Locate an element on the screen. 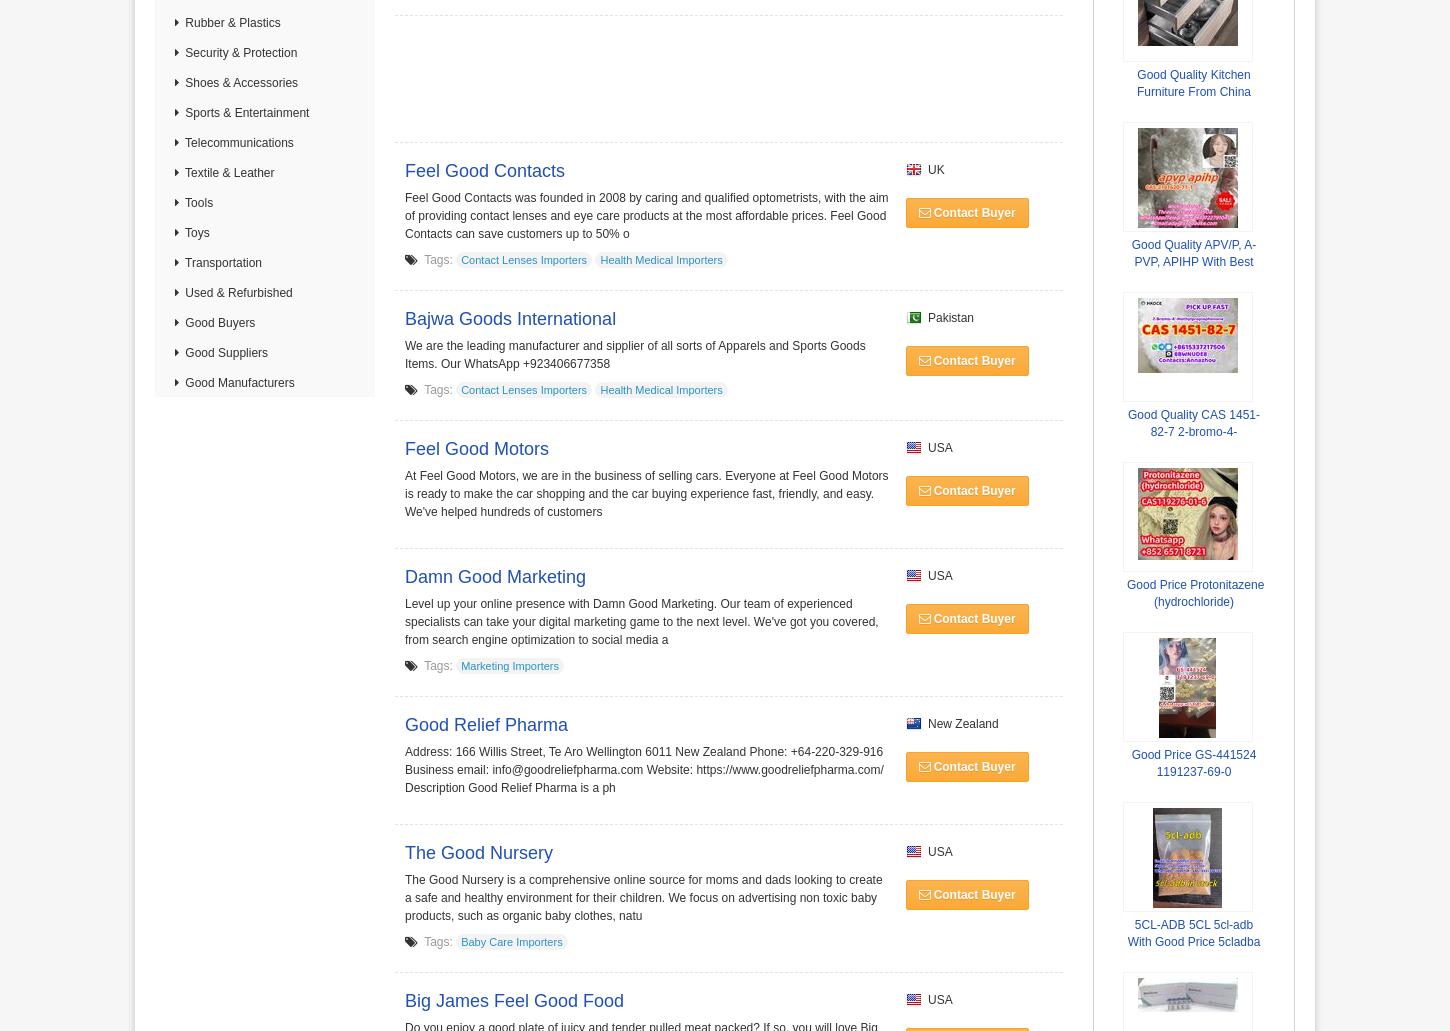 This screenshot has width=1450, height=1031. 'Good Buyers' is located at coordinates (217, 322).